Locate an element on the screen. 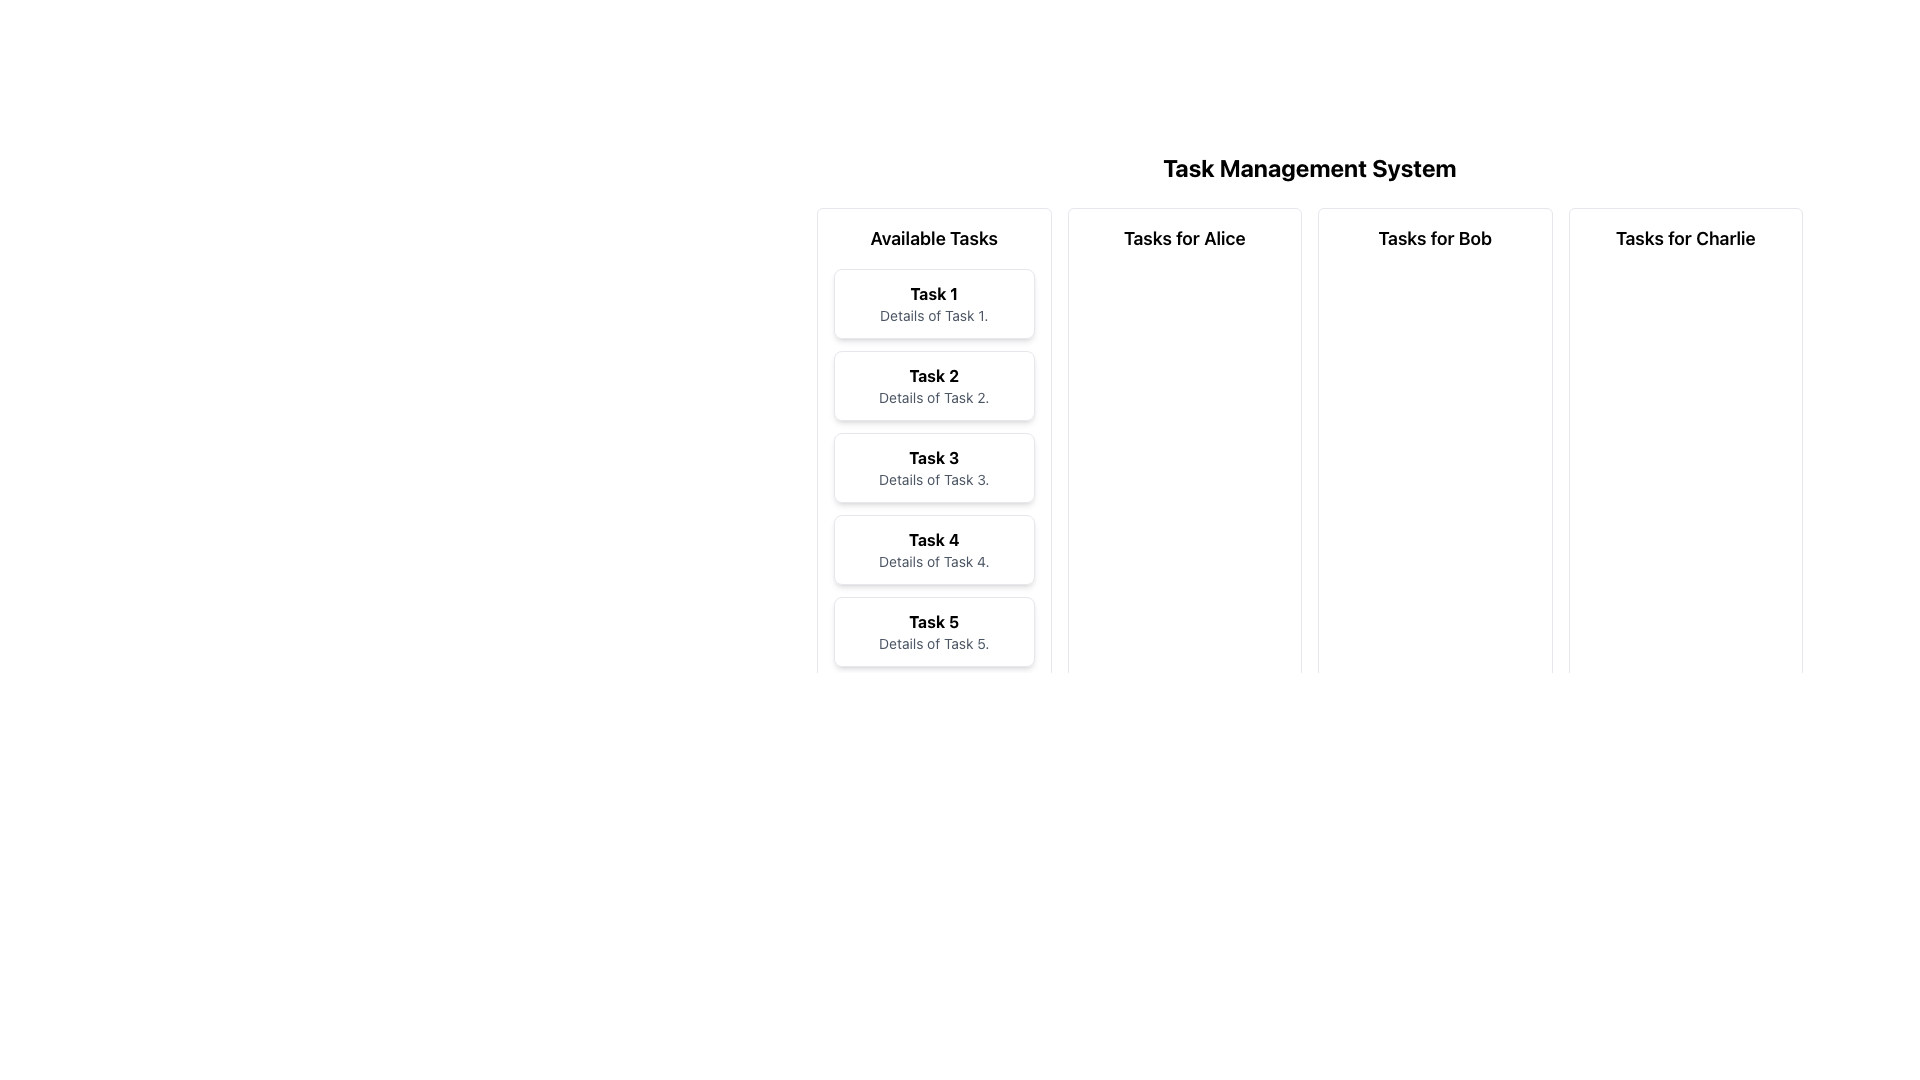  information from the Text label that contains 'Details of Task 1.' located below the title 'Task 1.' in the first task card of 'Available Tasks.' is located at coordinates (933, 315).